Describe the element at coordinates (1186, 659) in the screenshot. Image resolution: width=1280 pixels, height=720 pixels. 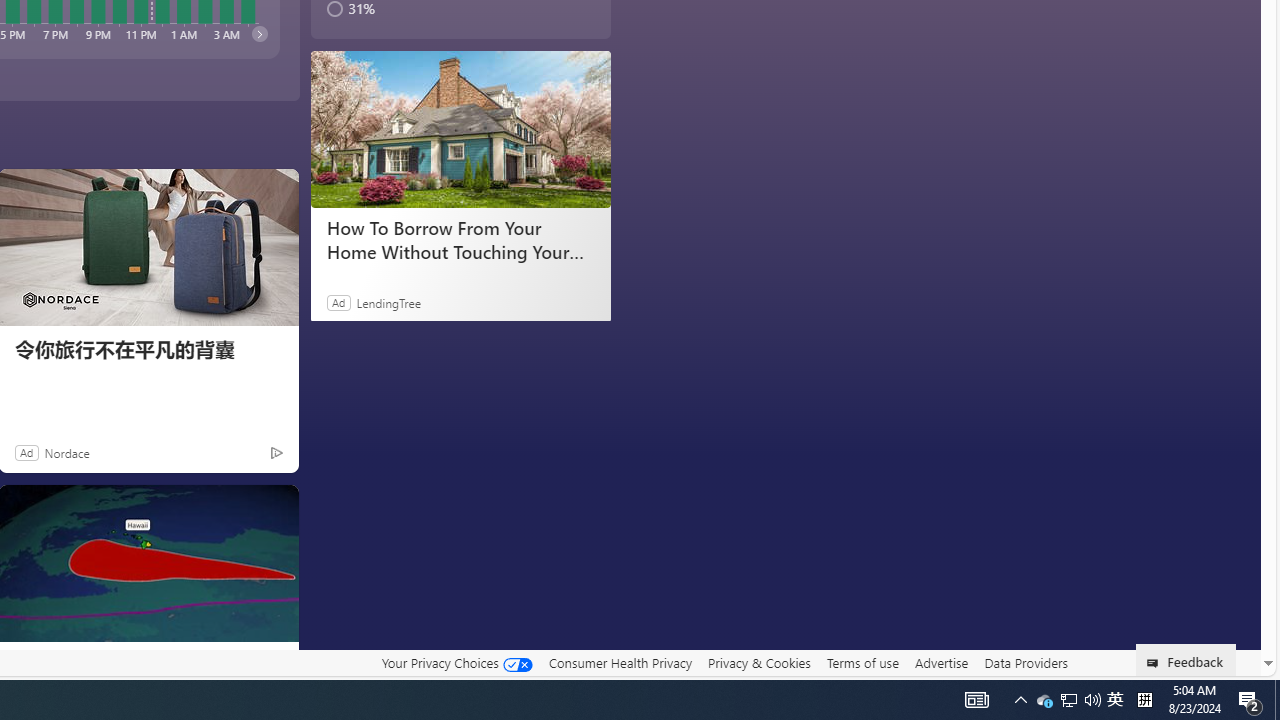
I see `'Feedback'` at that location.